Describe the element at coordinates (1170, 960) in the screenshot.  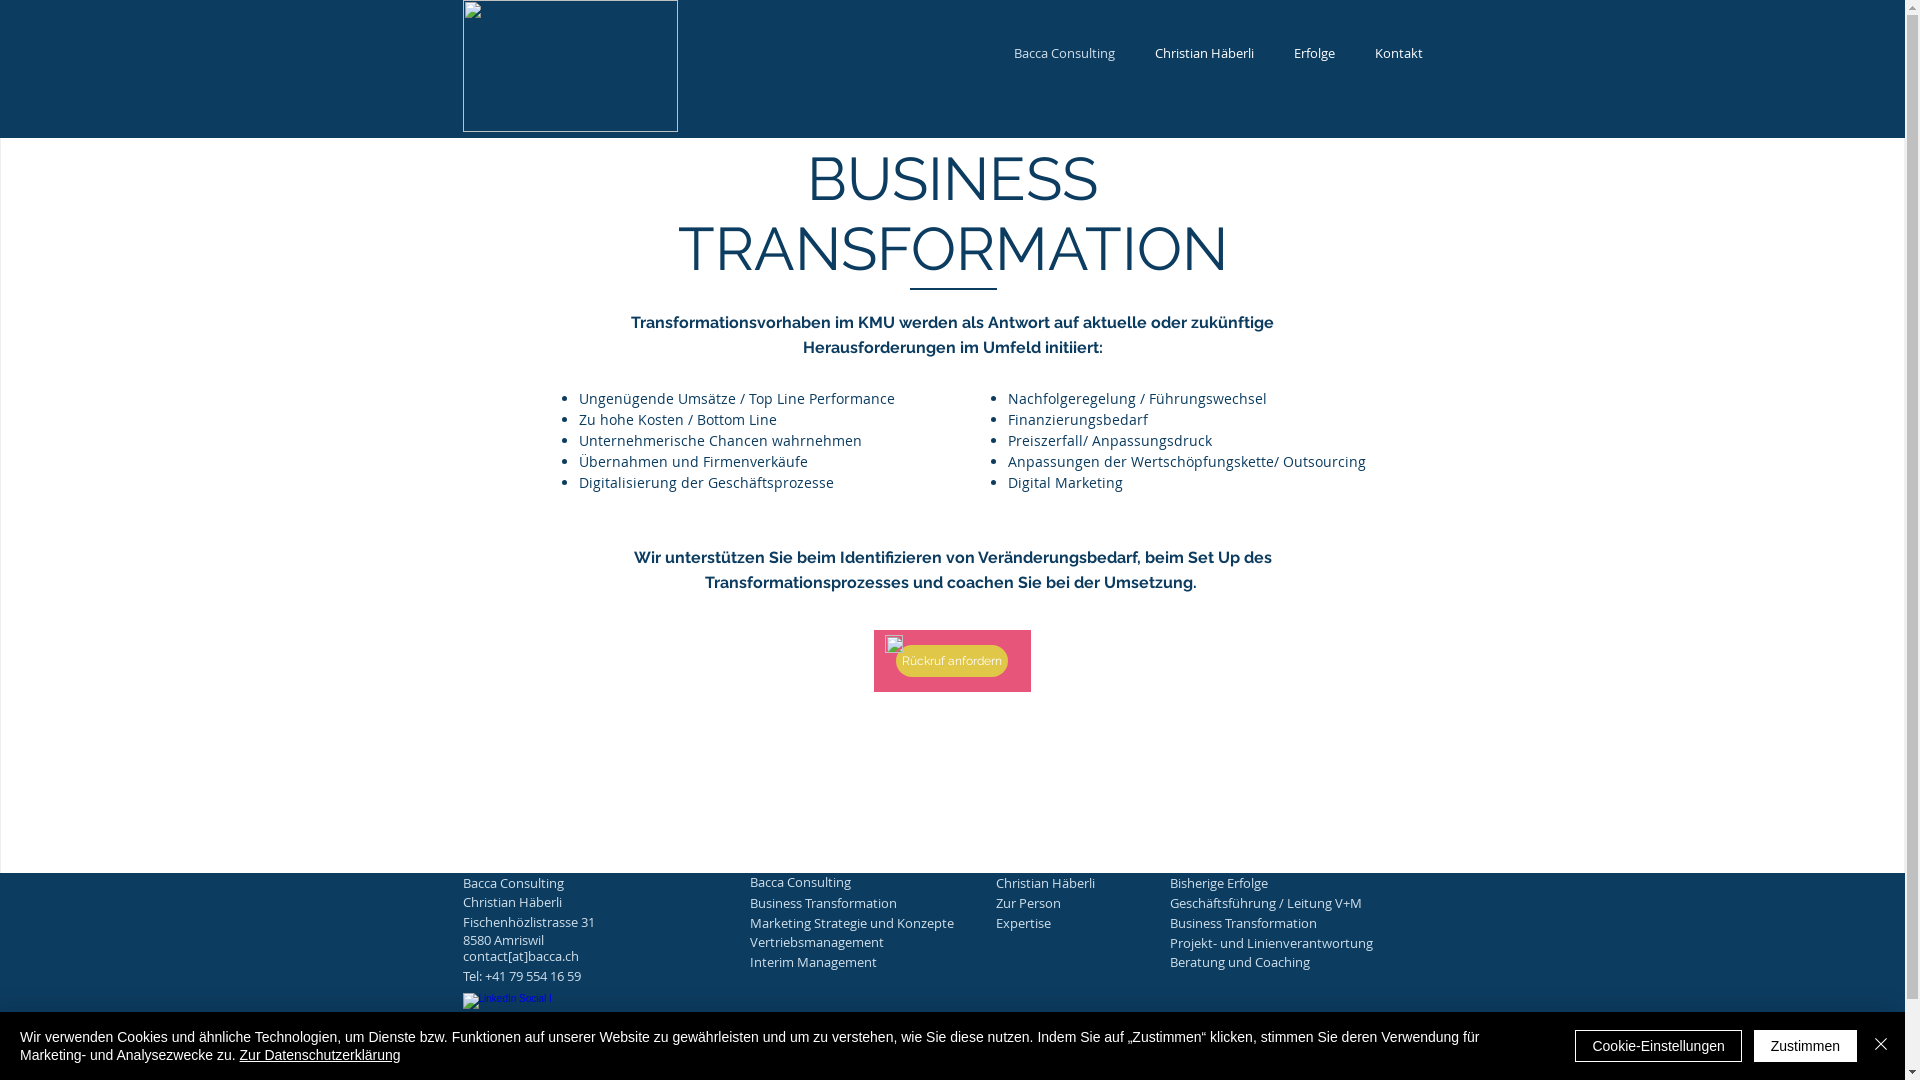
I see `'Beratung und Coaching'` at that location.